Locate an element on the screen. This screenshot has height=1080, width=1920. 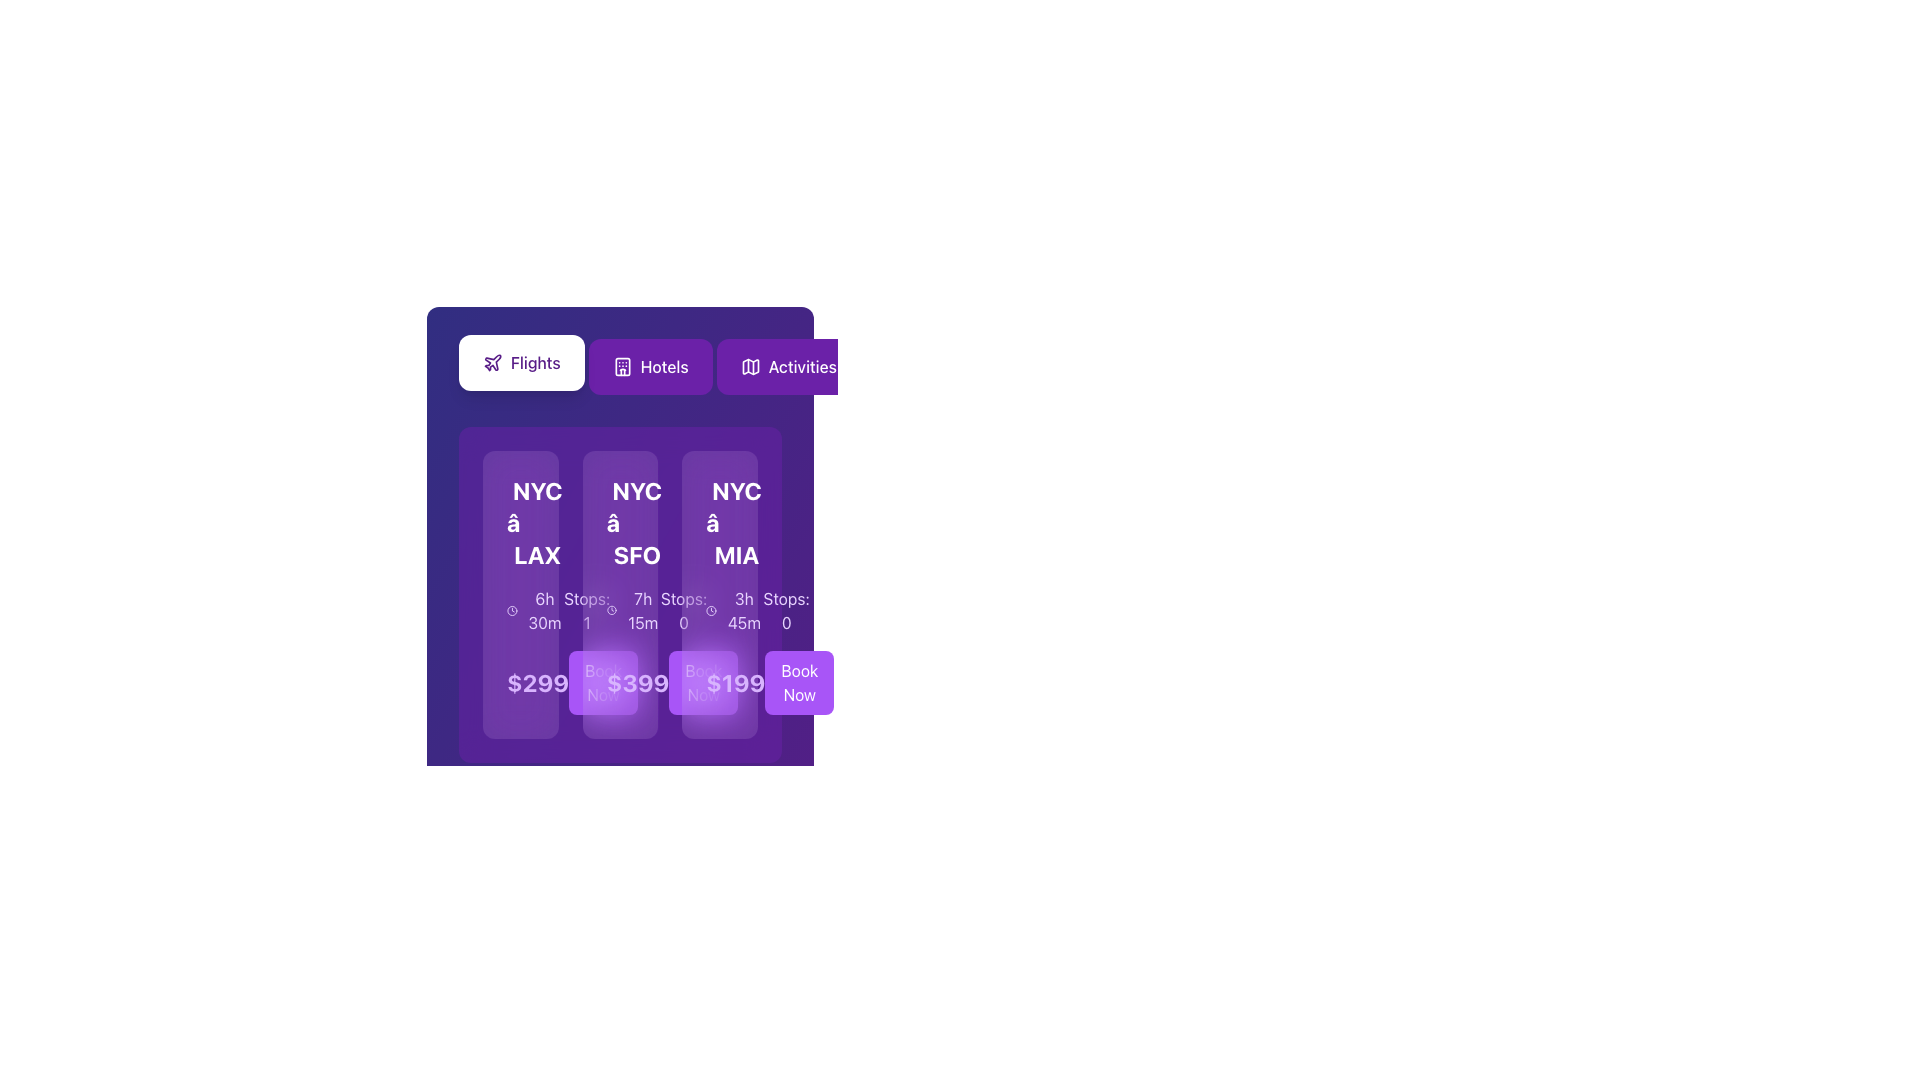
the plane-shaped icon with a purple outline located in the navigation bar to the left of the 'Flights' tab button is located at coordinates (493, 362).